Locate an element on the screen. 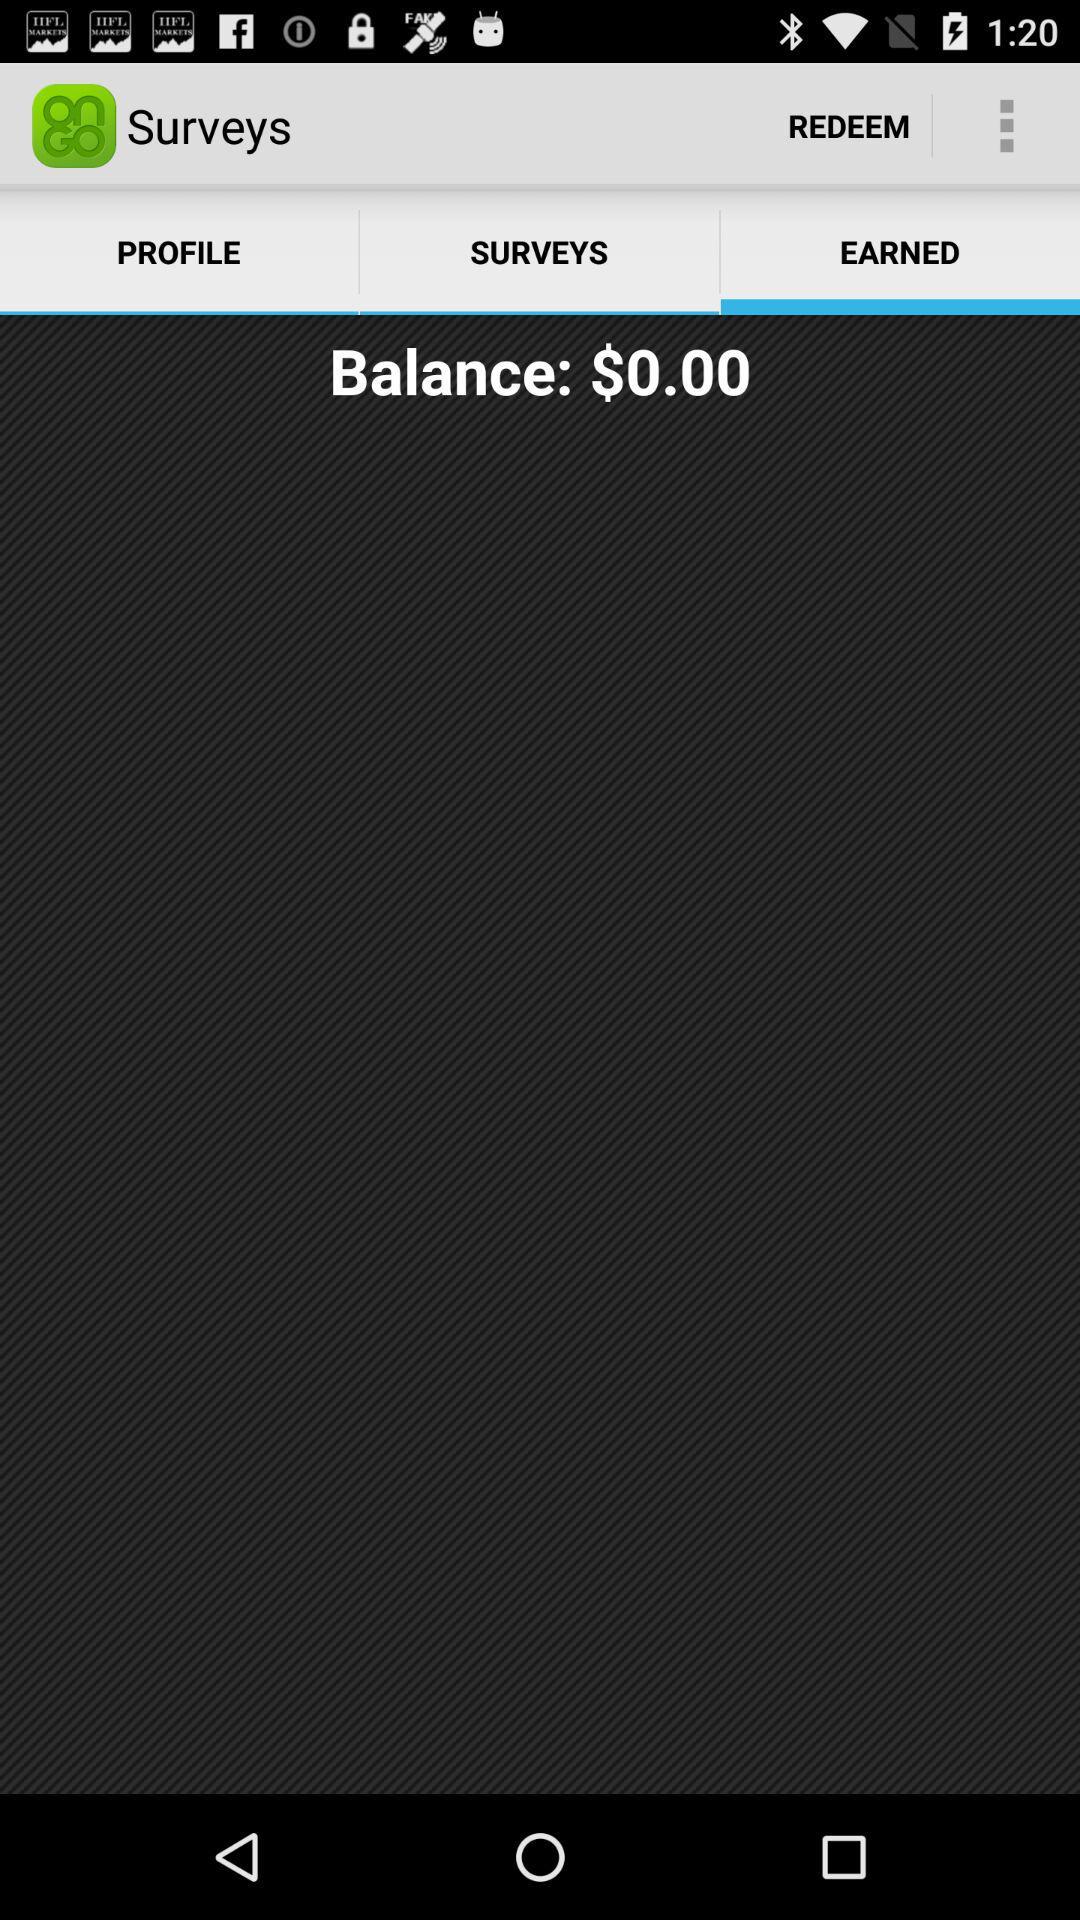 The width and height of the screenshot is (1080, 1920). the icon above the earned app is located at coordinates (1006, 124).